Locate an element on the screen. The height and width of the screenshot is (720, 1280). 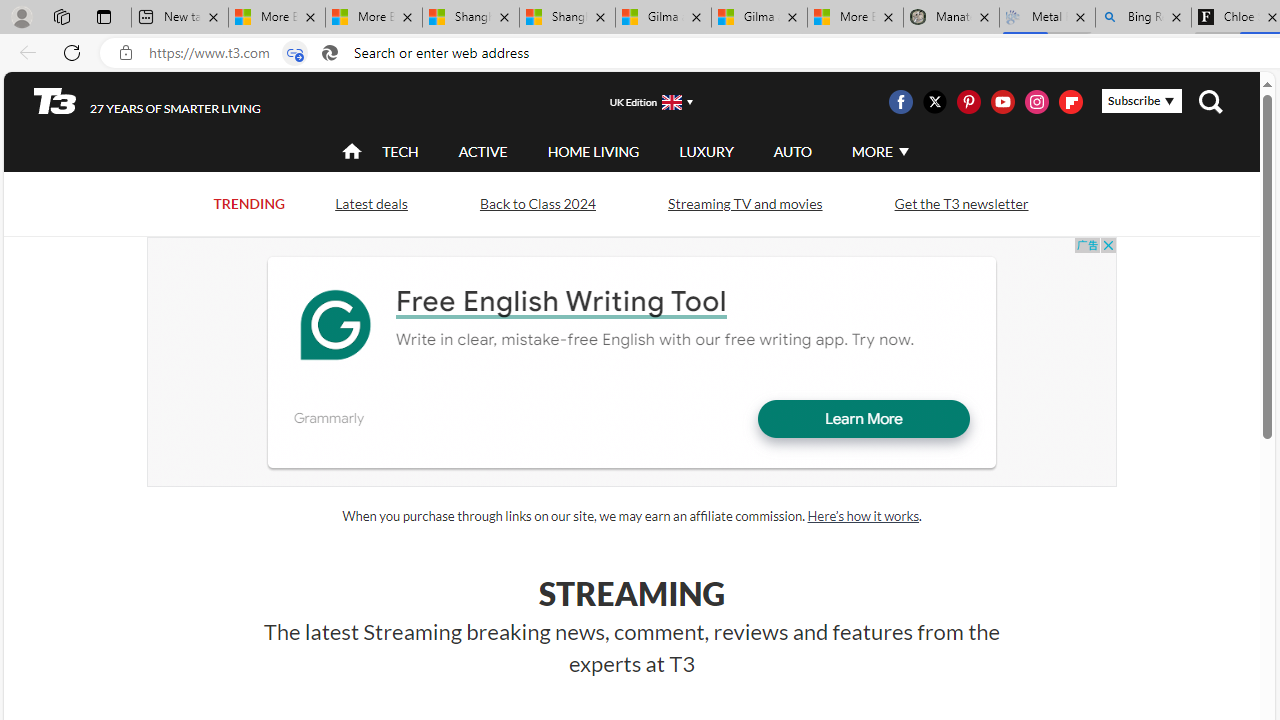
'LUXURY' is located at coordinates (705, 150).